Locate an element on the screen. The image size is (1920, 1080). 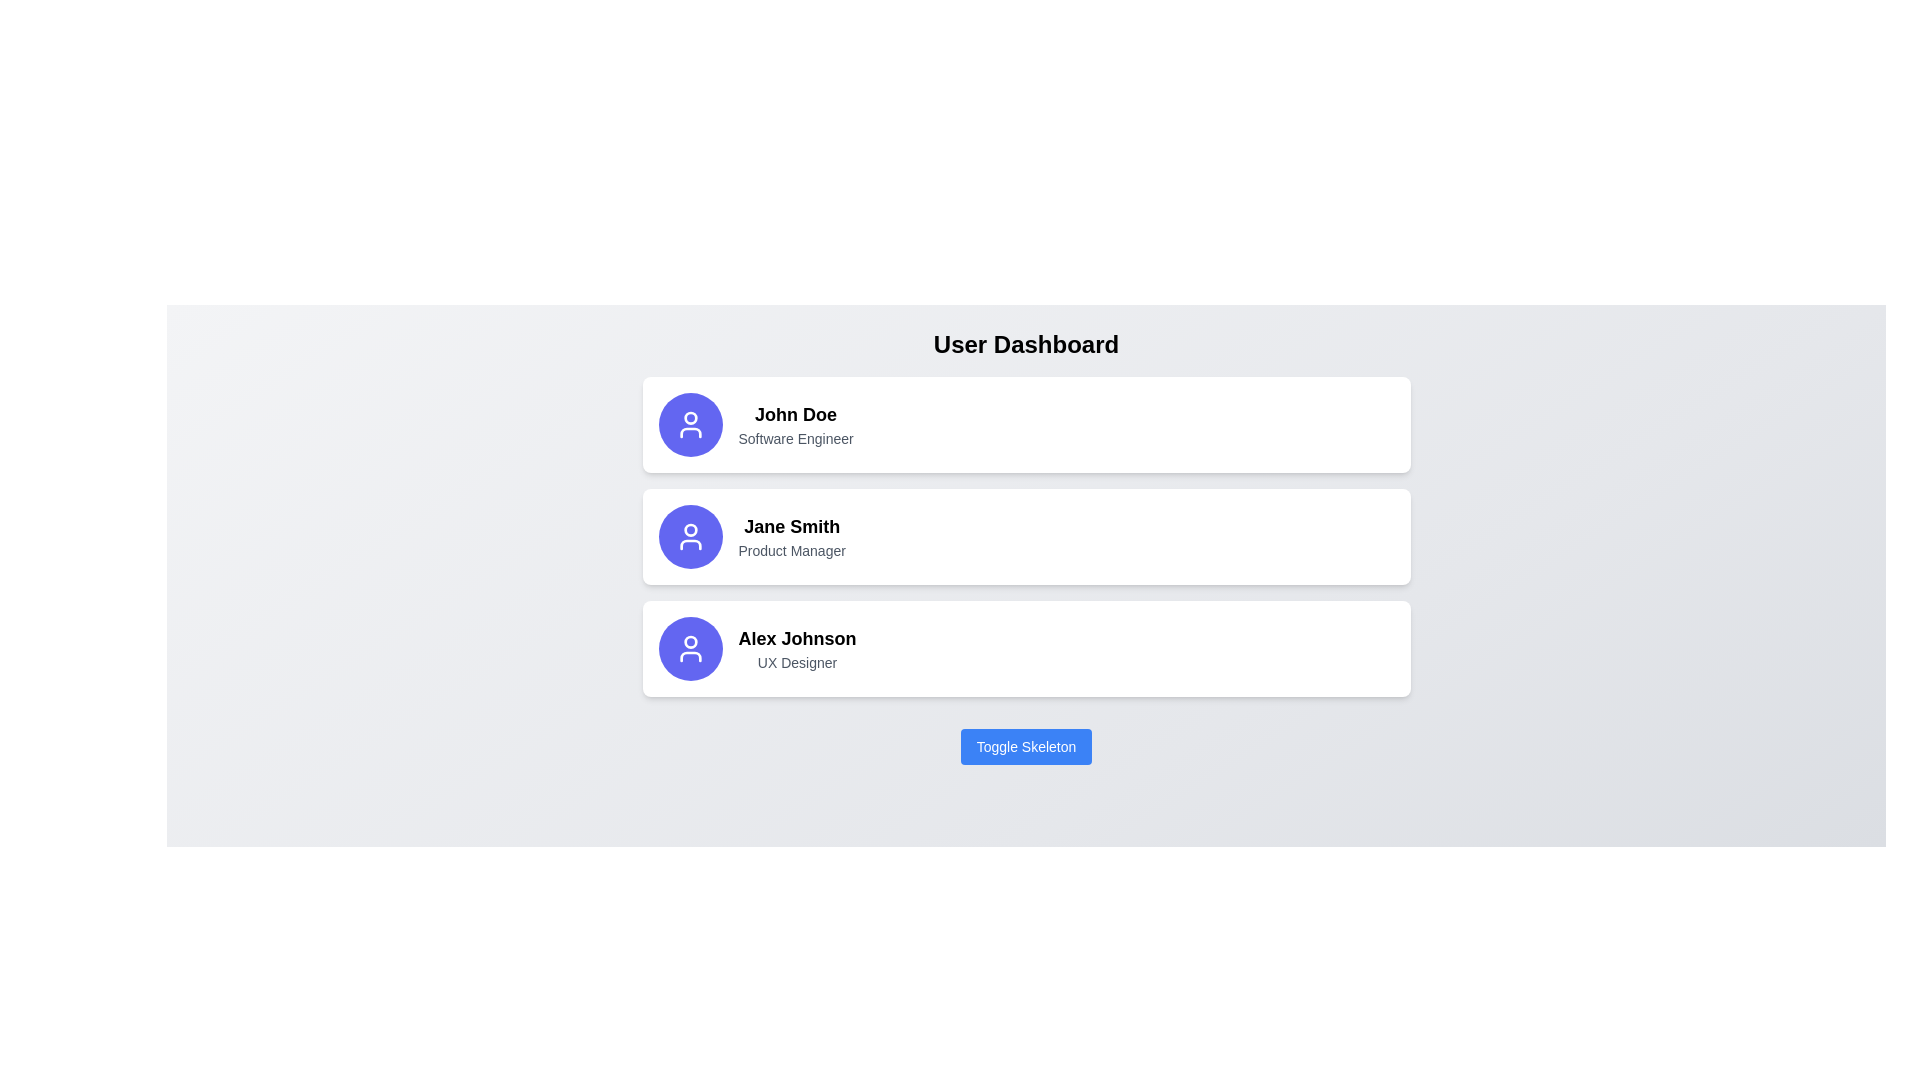
the 'Software Engineer' text label located beneath 'John Doe' in the first user card is located at coordinates (795, 438).